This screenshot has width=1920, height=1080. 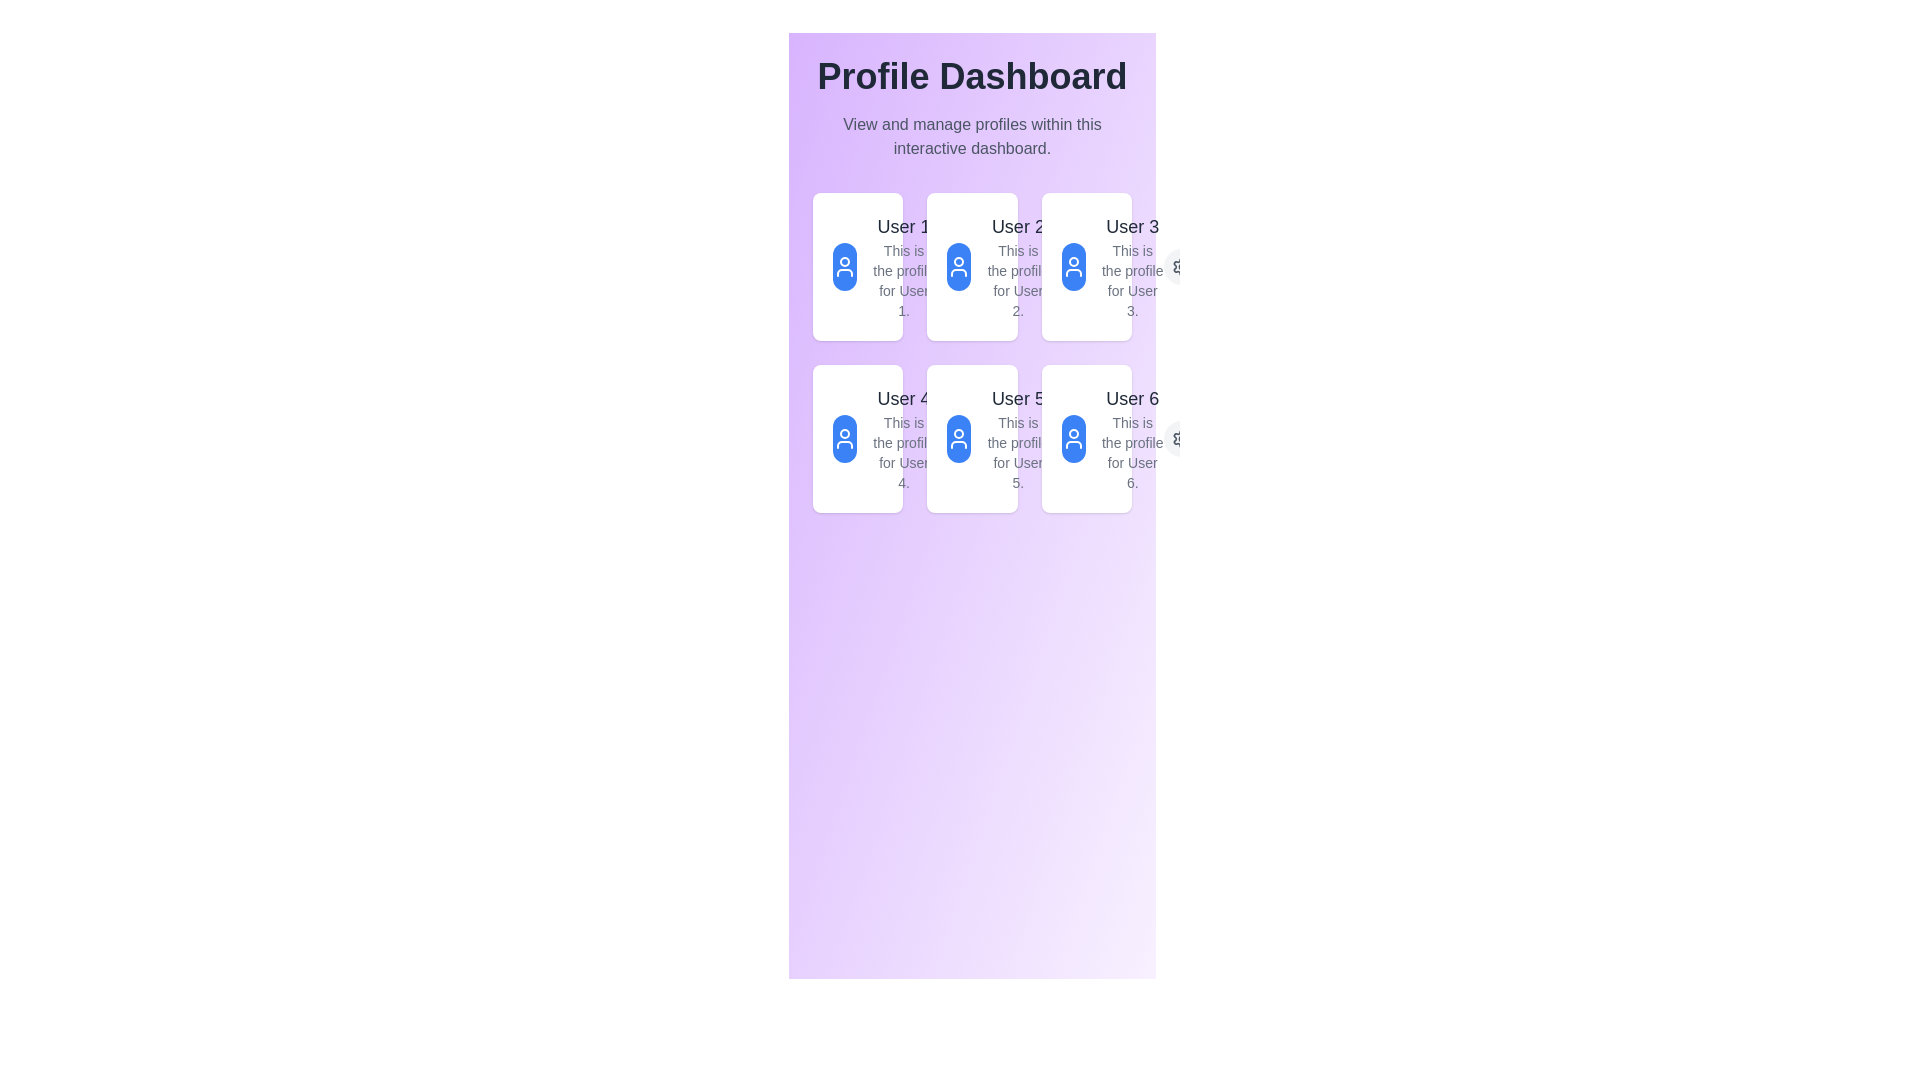 I want to click on the button located in the bottom-right area of 'User 6's profile card, so click(x=1181, y=438).